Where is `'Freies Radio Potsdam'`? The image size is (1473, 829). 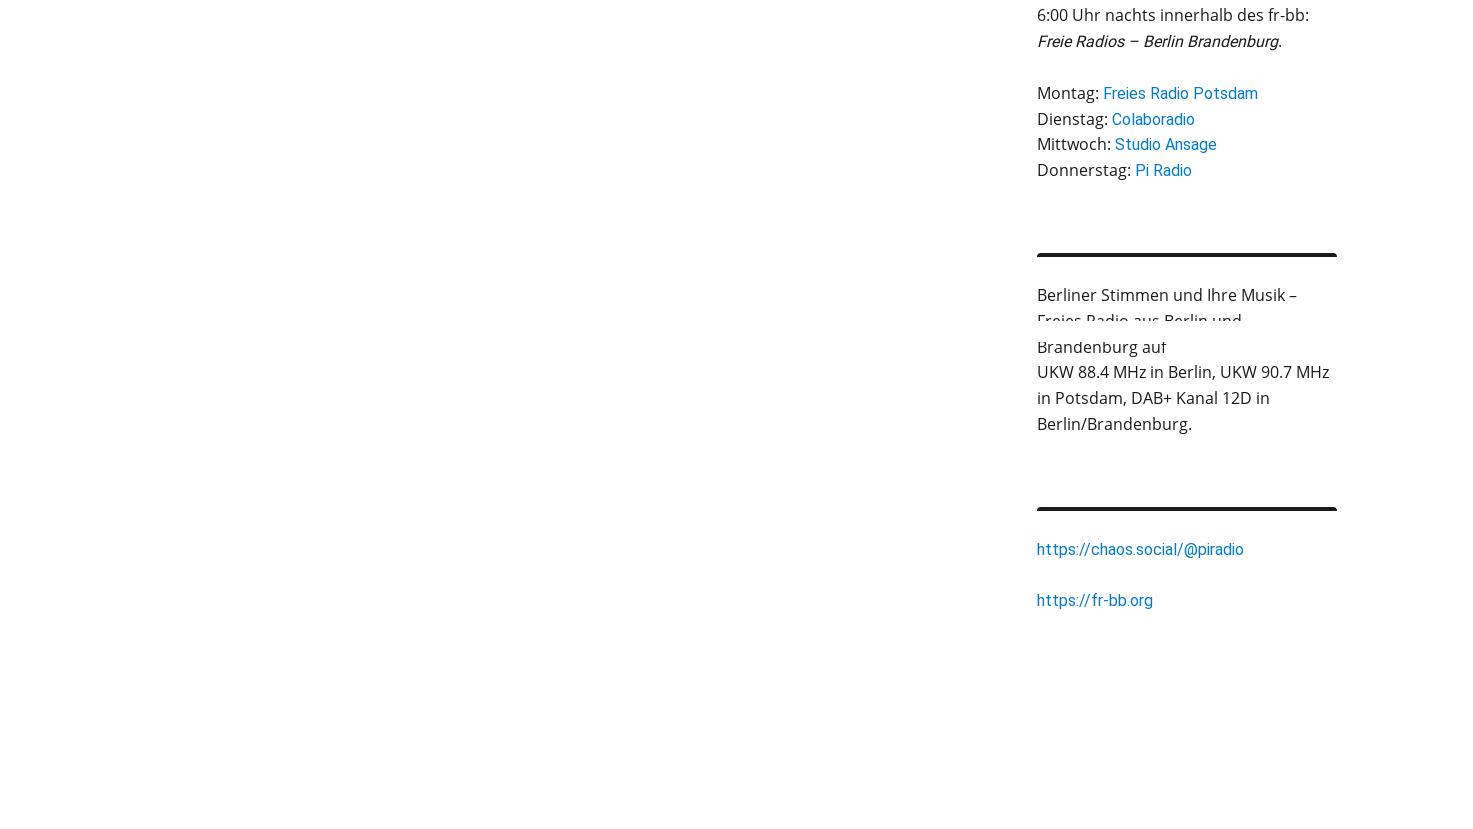
'Freies Radio Potsdam' is located at coordinates (1178, 92).